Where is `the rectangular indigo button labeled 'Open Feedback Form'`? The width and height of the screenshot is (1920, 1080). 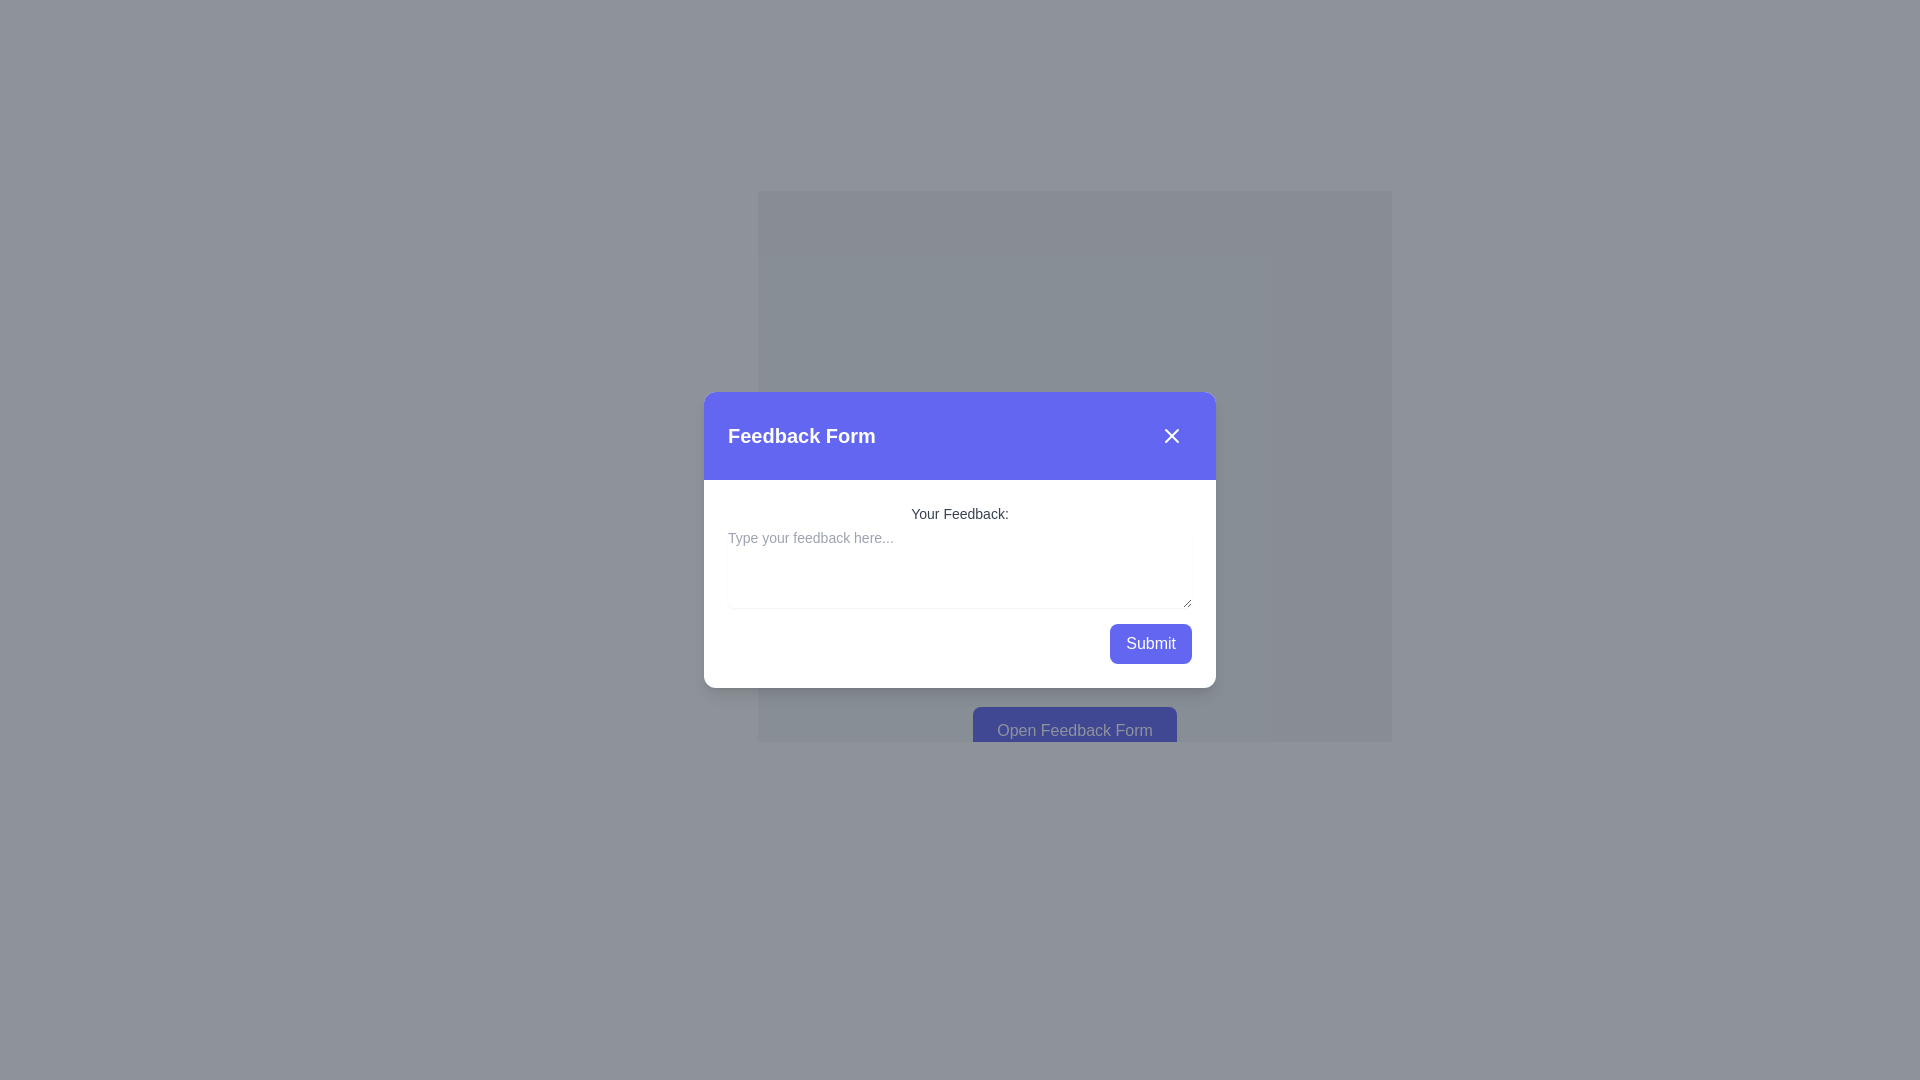 the rectangular indigo button labeled 'Open Feedback Form' is located at coordinates (1074, 731).